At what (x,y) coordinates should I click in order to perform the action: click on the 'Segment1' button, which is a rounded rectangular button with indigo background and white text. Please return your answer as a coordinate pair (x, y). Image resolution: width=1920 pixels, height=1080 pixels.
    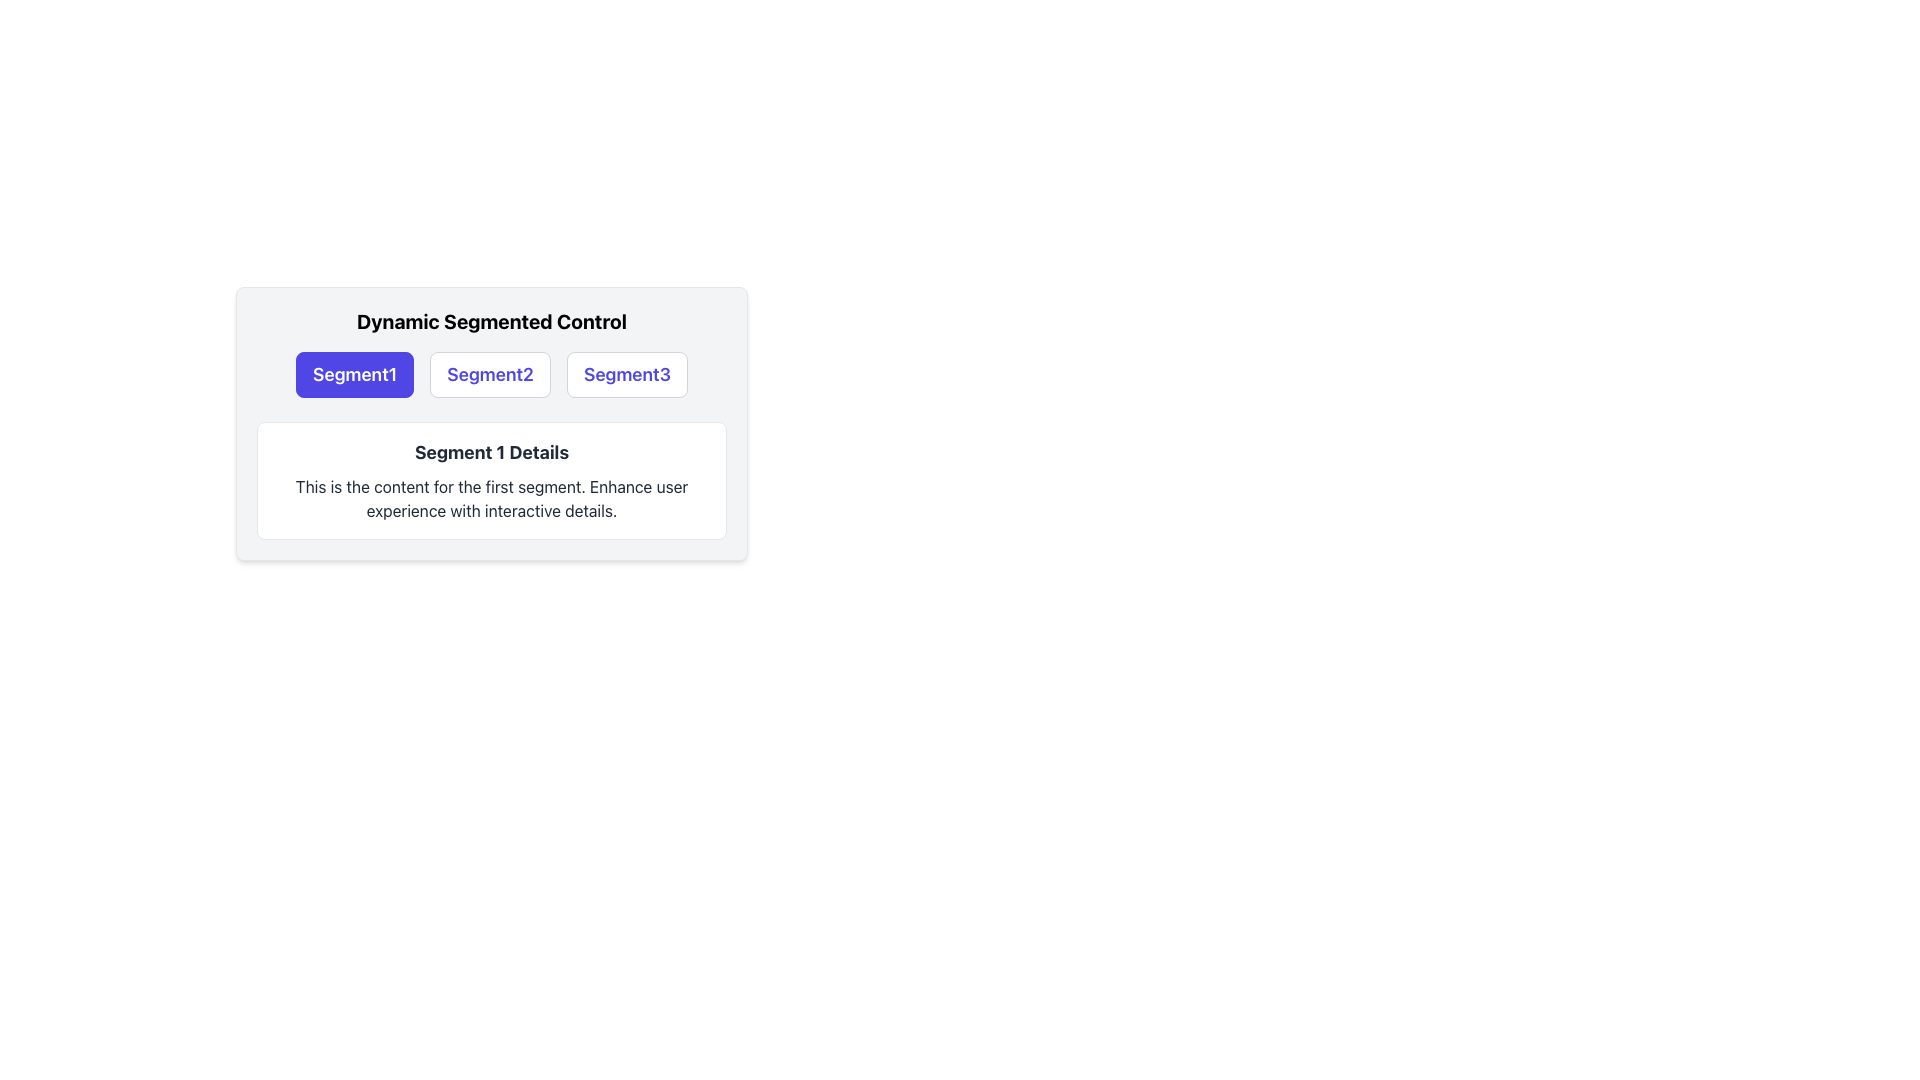
    Looking at the image, I should click on (355, 374).